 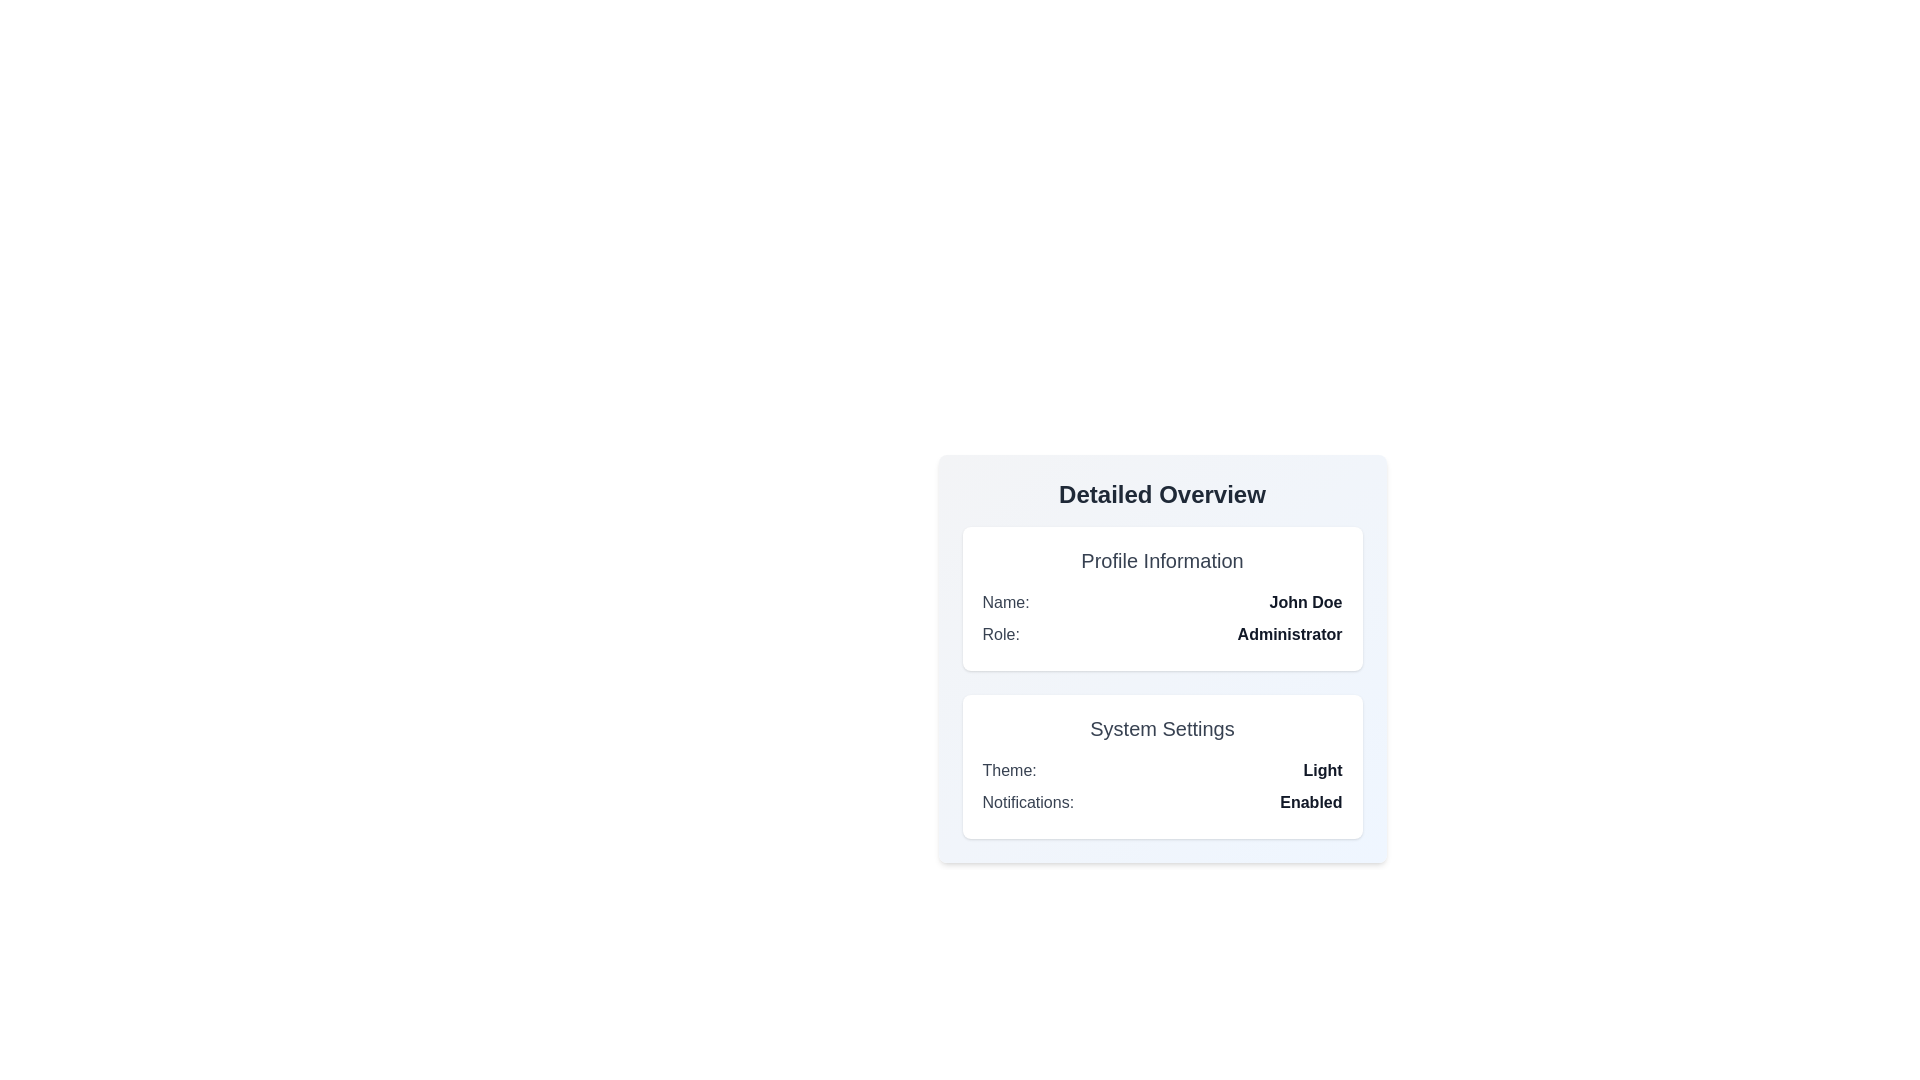 I want to click on content displayed in the 'Profile Information' box, which includes the title and user details such as 'Name: John Doe' and 'Role: Administrator', so click(x=1162, y=597).